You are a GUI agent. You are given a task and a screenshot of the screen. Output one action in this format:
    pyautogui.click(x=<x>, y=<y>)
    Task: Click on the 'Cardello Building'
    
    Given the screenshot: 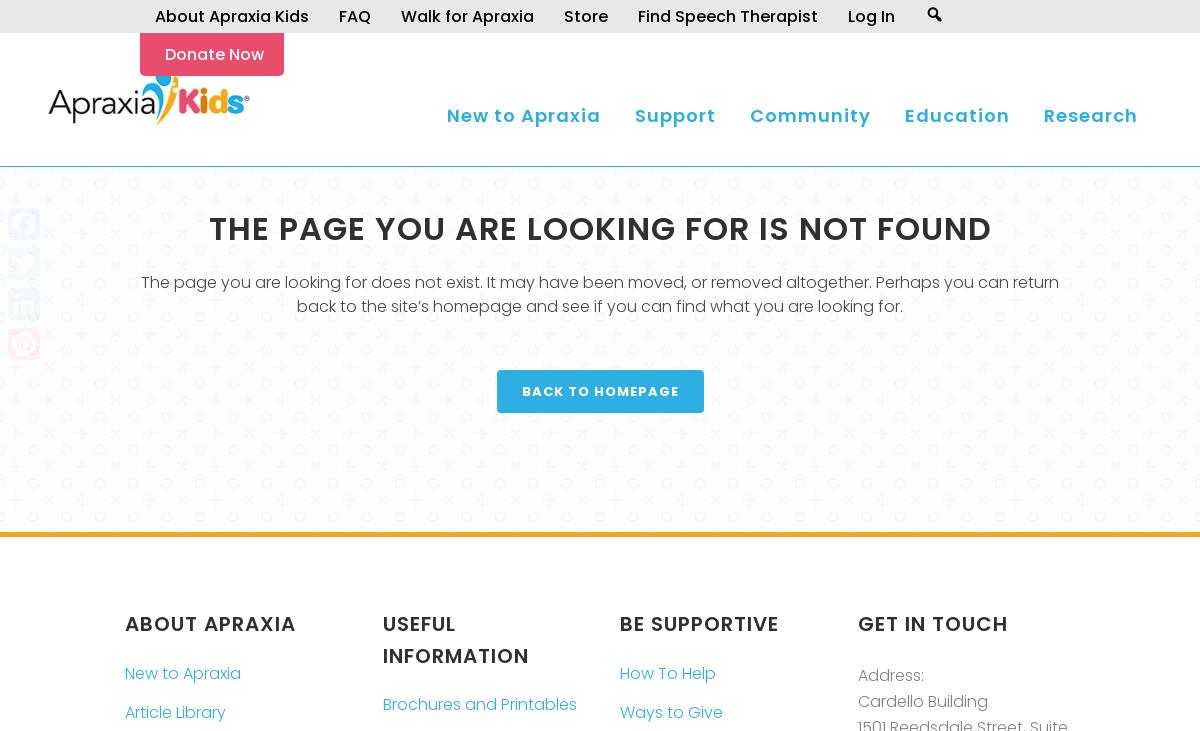 What is the action you would take?
    pyautogui.click(x=921, y=700)
    